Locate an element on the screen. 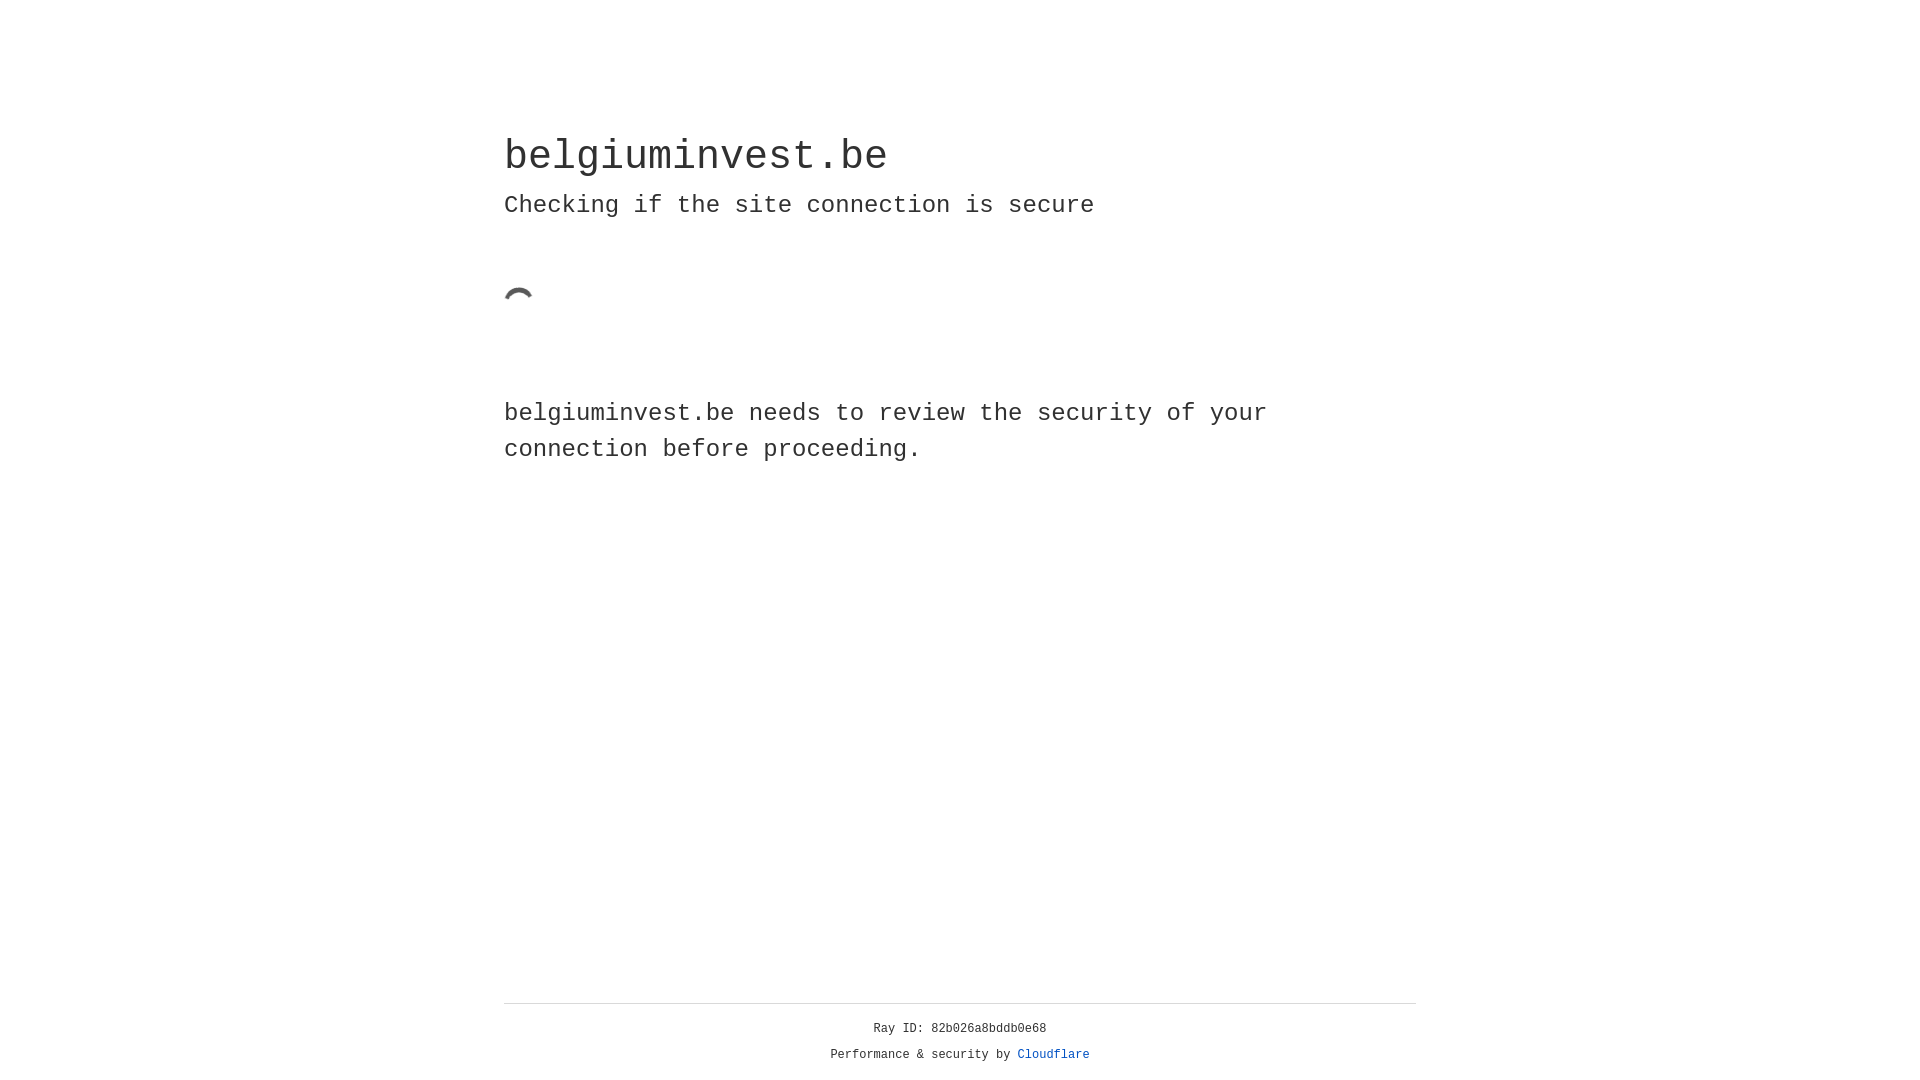  'Cloudflare' is located at coordinates (1053, 1054).